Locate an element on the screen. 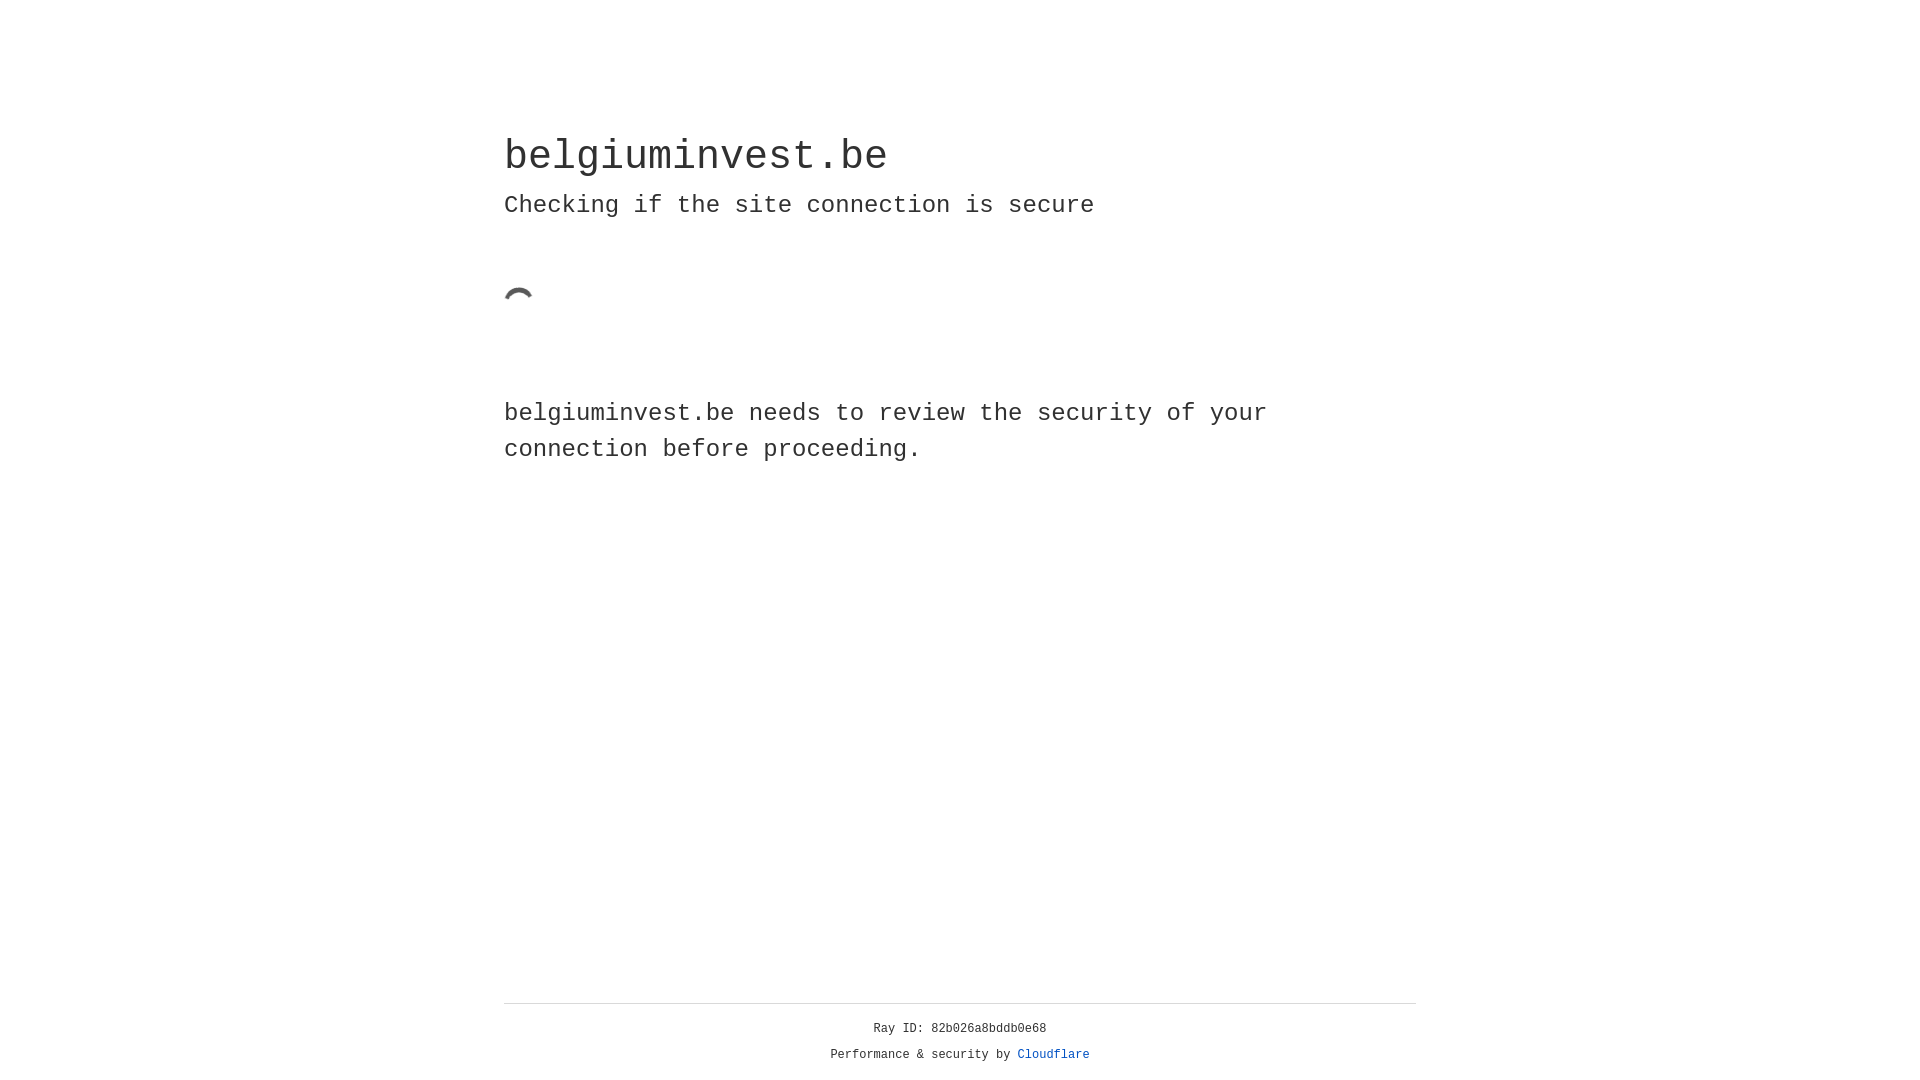  'Cloudflare' is located at coordinates (1053, 1054).